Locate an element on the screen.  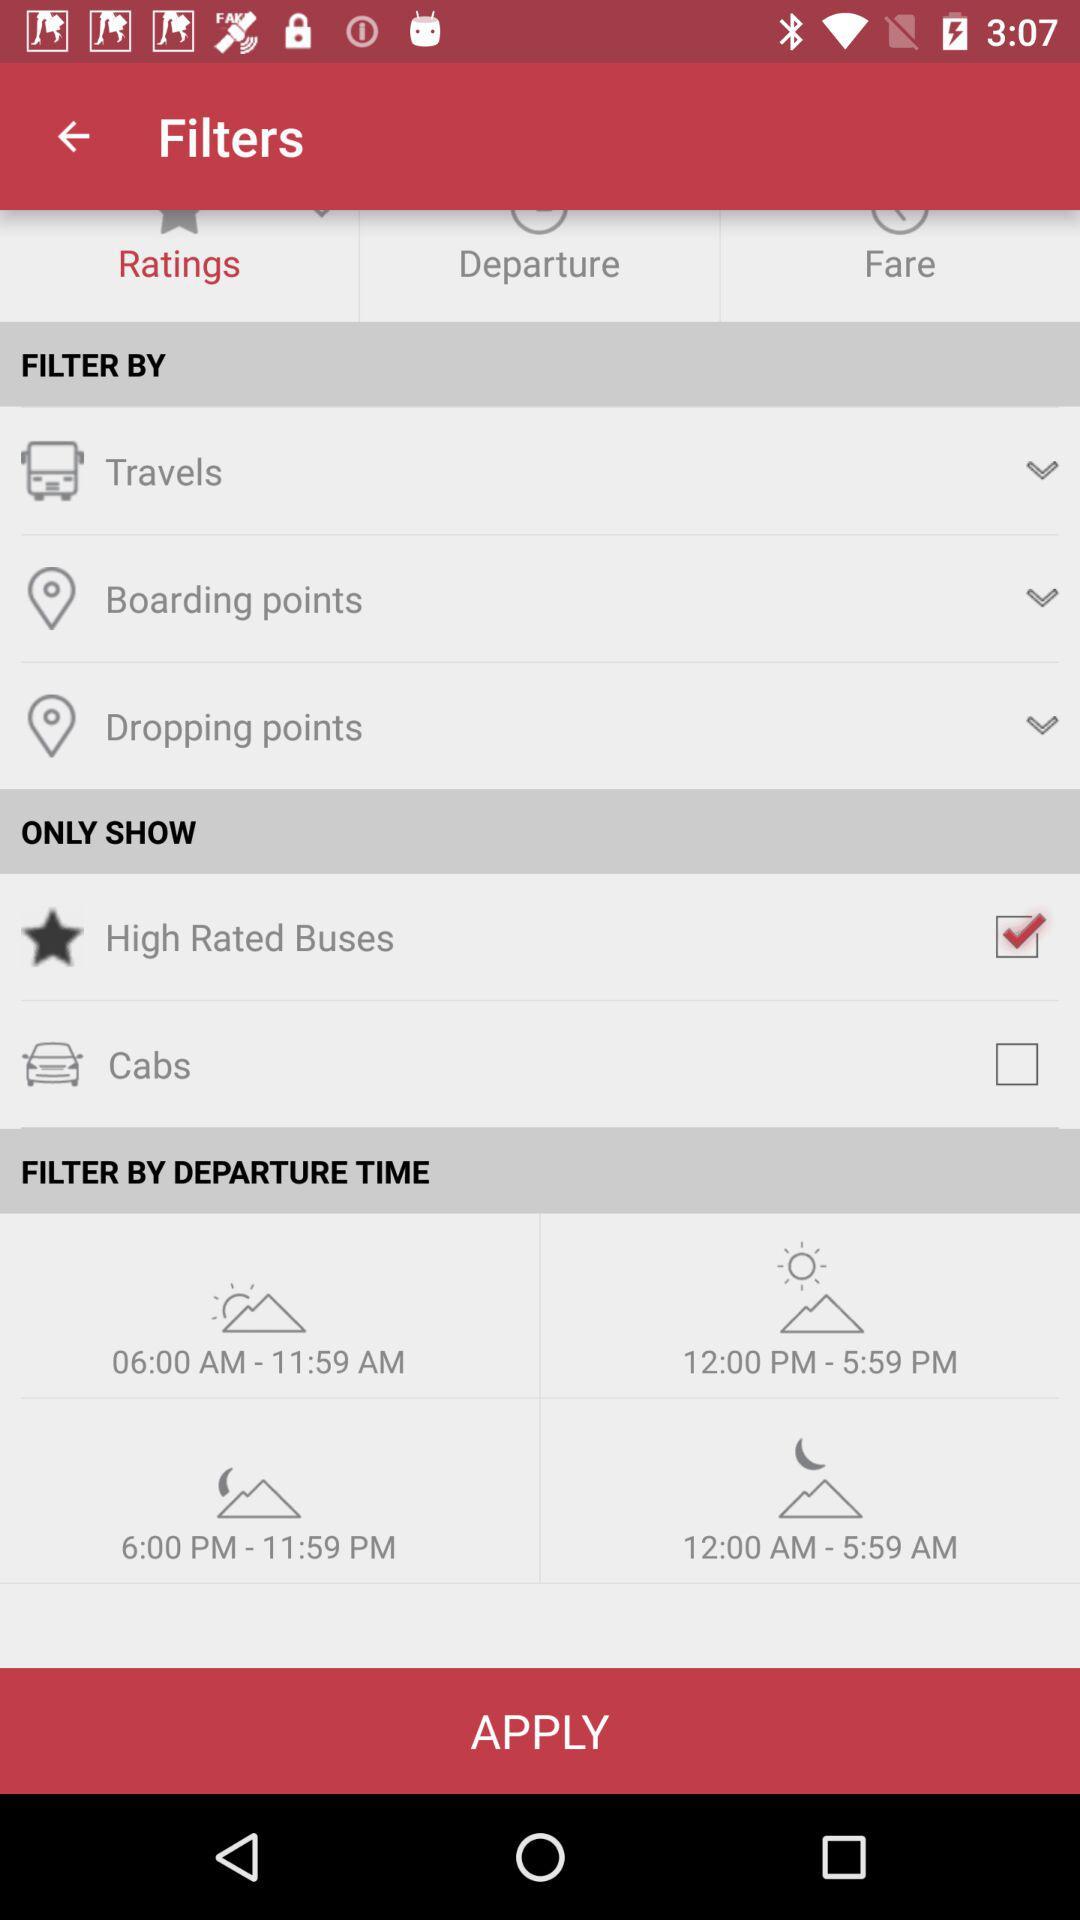
filter by evening time is located at coordinates (257, 1472).